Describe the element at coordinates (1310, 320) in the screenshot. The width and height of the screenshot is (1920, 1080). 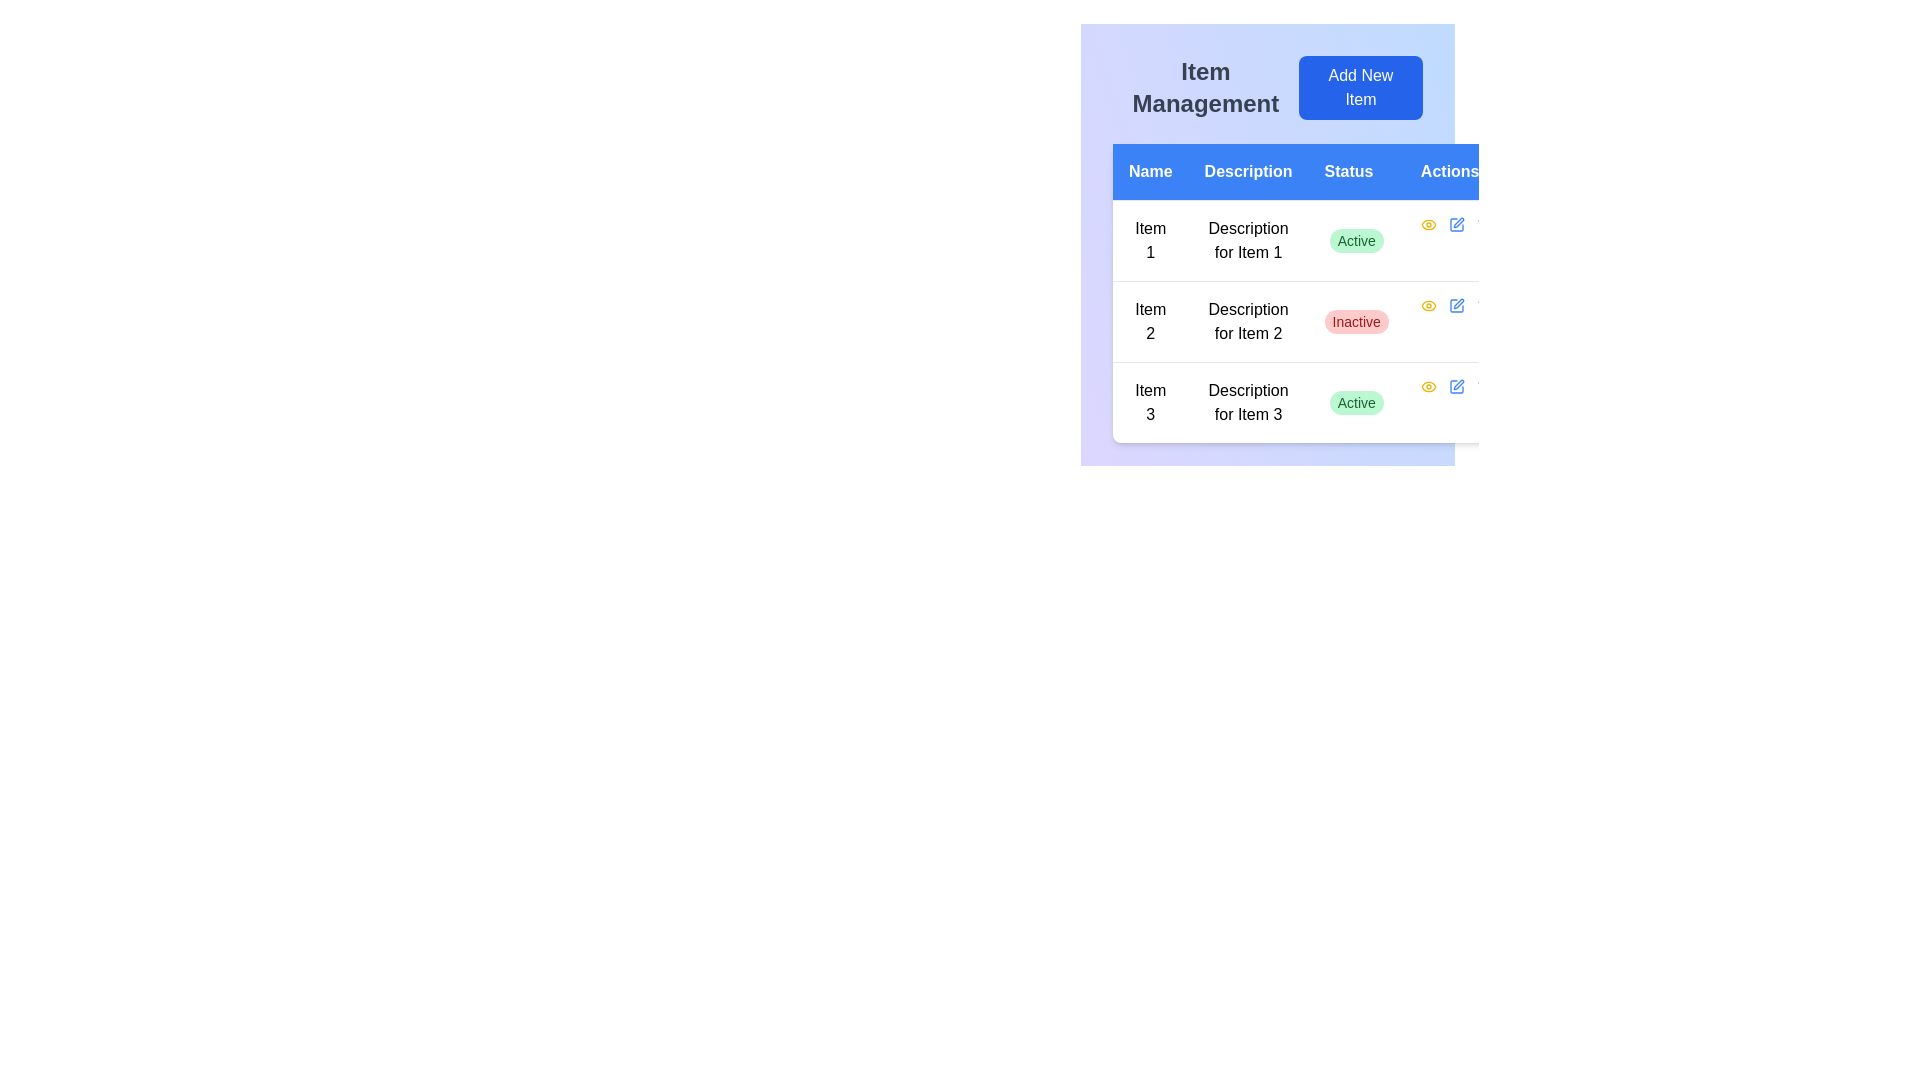
I see `status and other details of the second row in the tabular layout representing 'Description for Item 2' with status 'Inactive'` at that location.